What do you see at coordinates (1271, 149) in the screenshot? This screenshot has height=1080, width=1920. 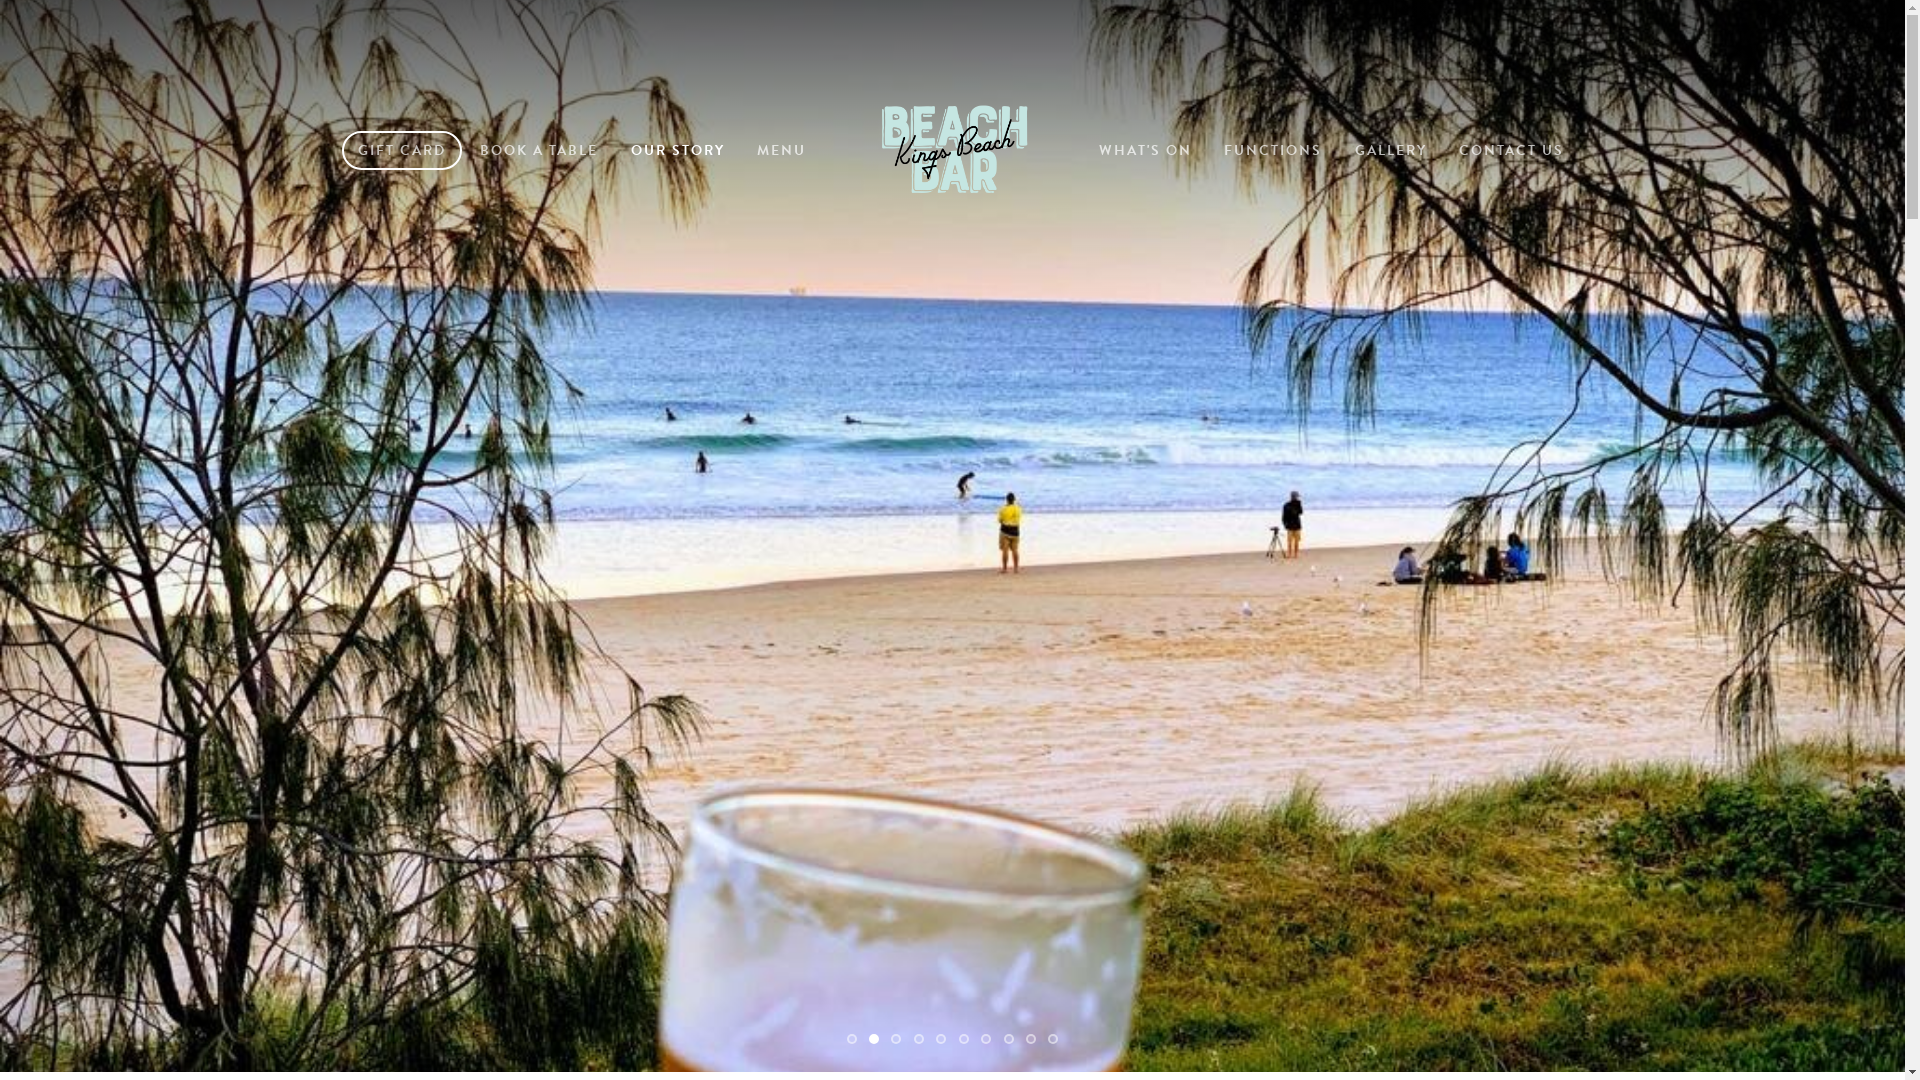 I see `'FUNCTIONS'` at bounding box center [1271, 149].